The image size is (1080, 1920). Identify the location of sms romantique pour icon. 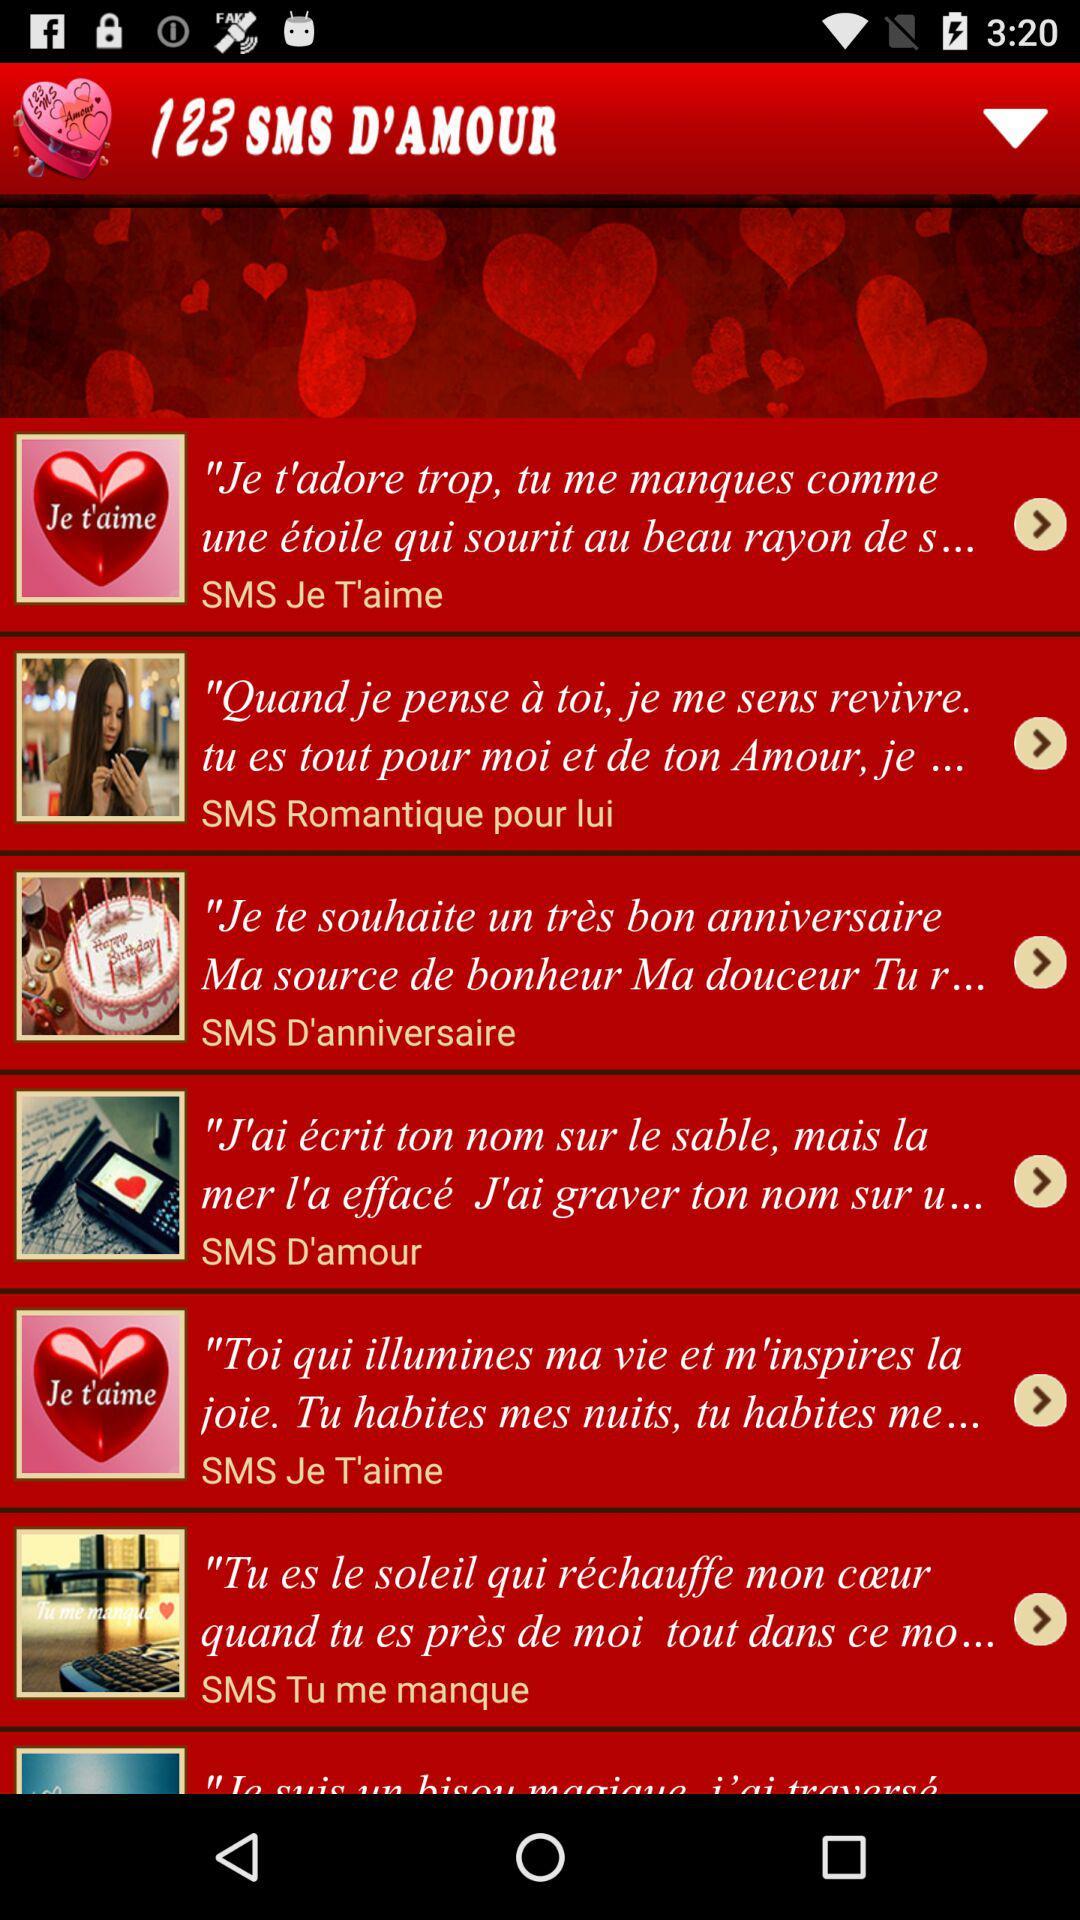
(406, 812).